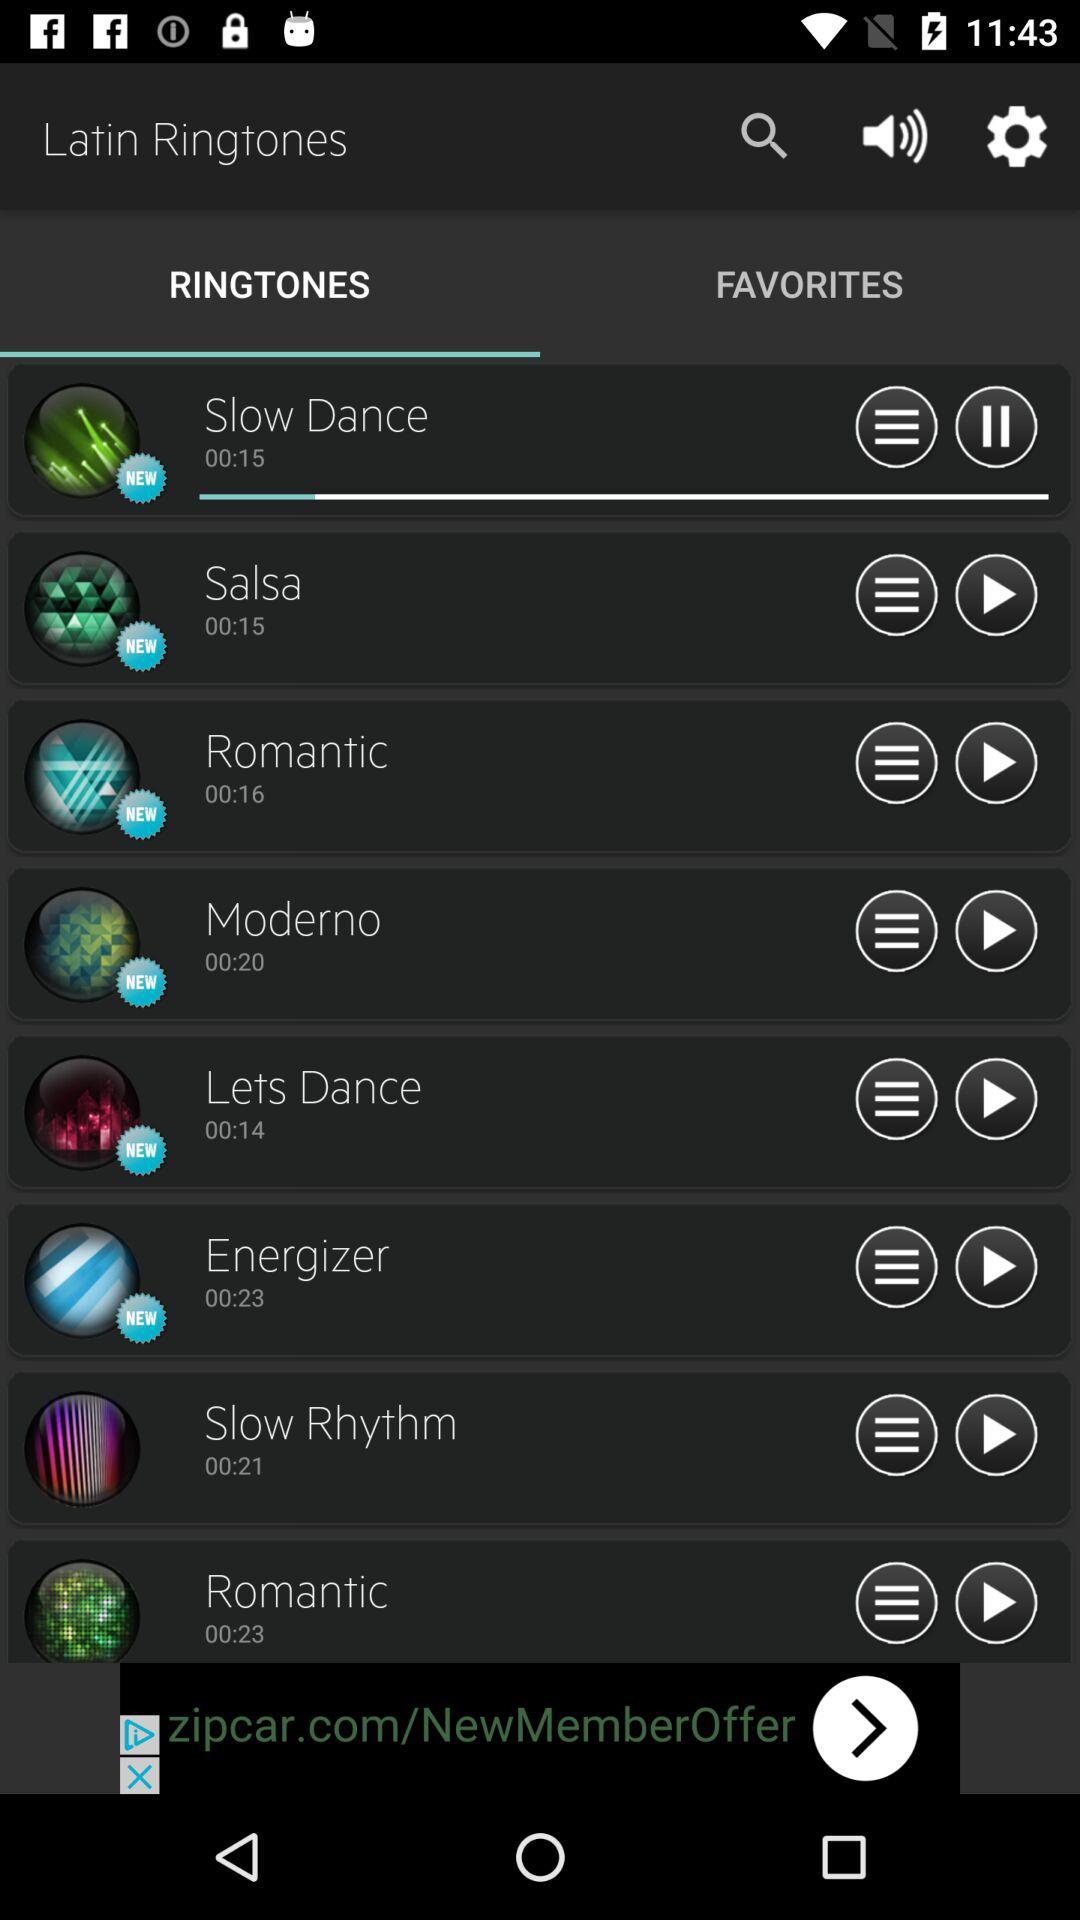 The width and height of the screenshot is (1080, 1920). What do you see at coordinates (764, 136) in the screenshot?
I see `search icon right to latin ringtones` at bounding box center [764, 136].